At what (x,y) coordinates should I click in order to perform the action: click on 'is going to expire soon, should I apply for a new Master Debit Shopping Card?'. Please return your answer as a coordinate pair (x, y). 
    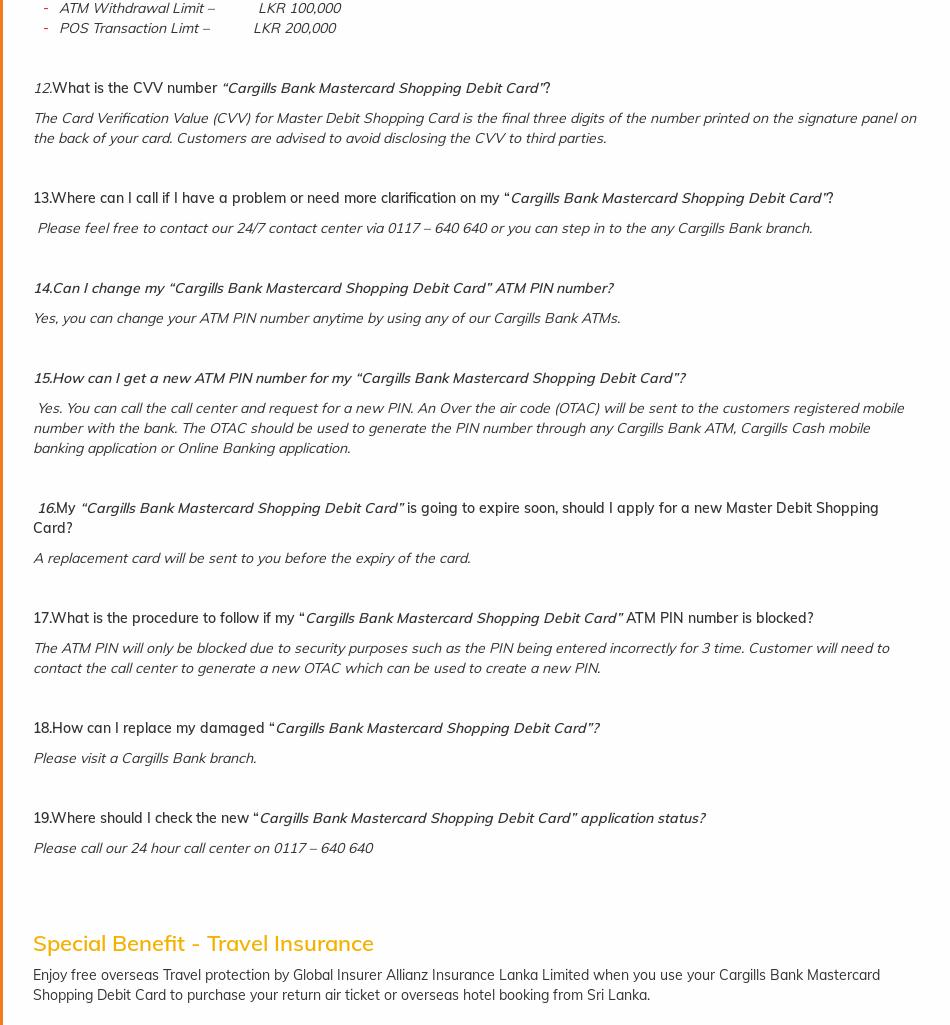
    Looking at the image, I should click on (32, 517).